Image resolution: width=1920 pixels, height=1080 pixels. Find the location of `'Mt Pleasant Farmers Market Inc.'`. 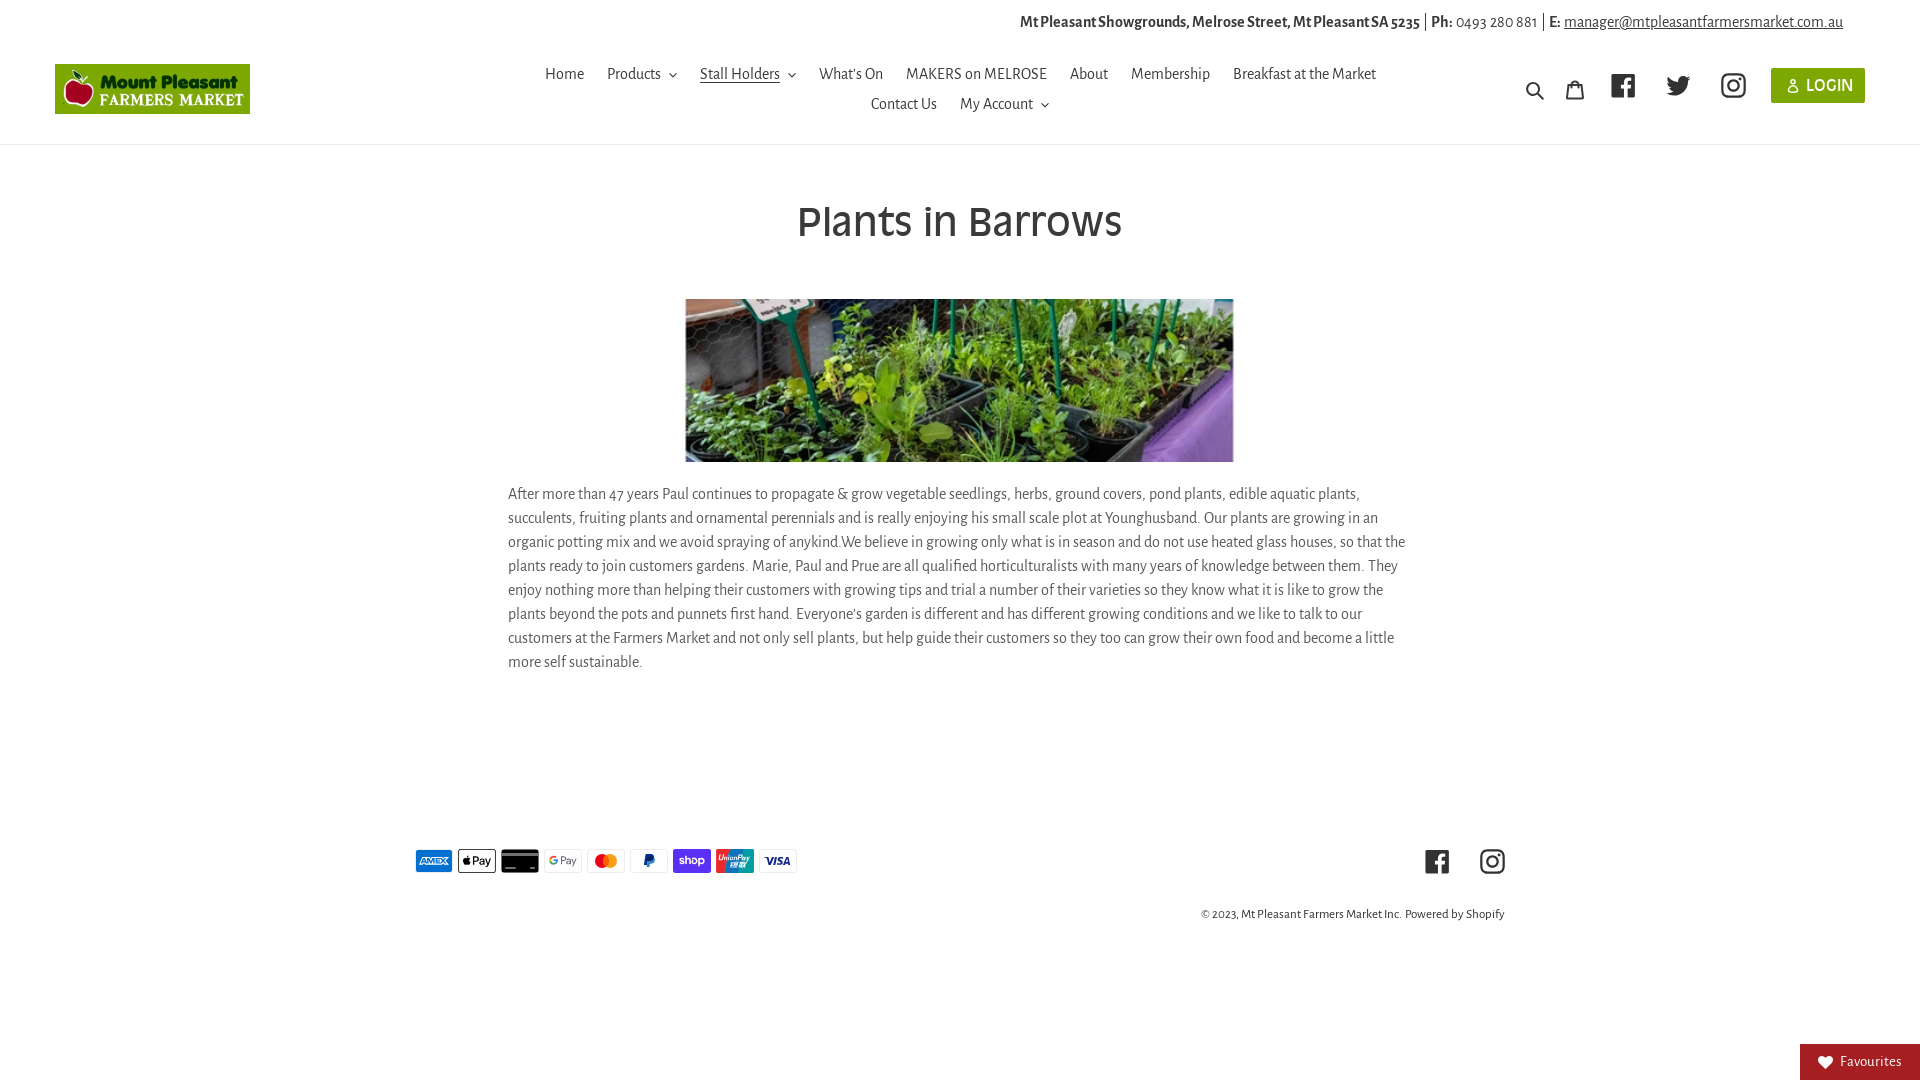

'Mt Pleasant Farmers Market Inc.' is located at coordinates (1240, 914).